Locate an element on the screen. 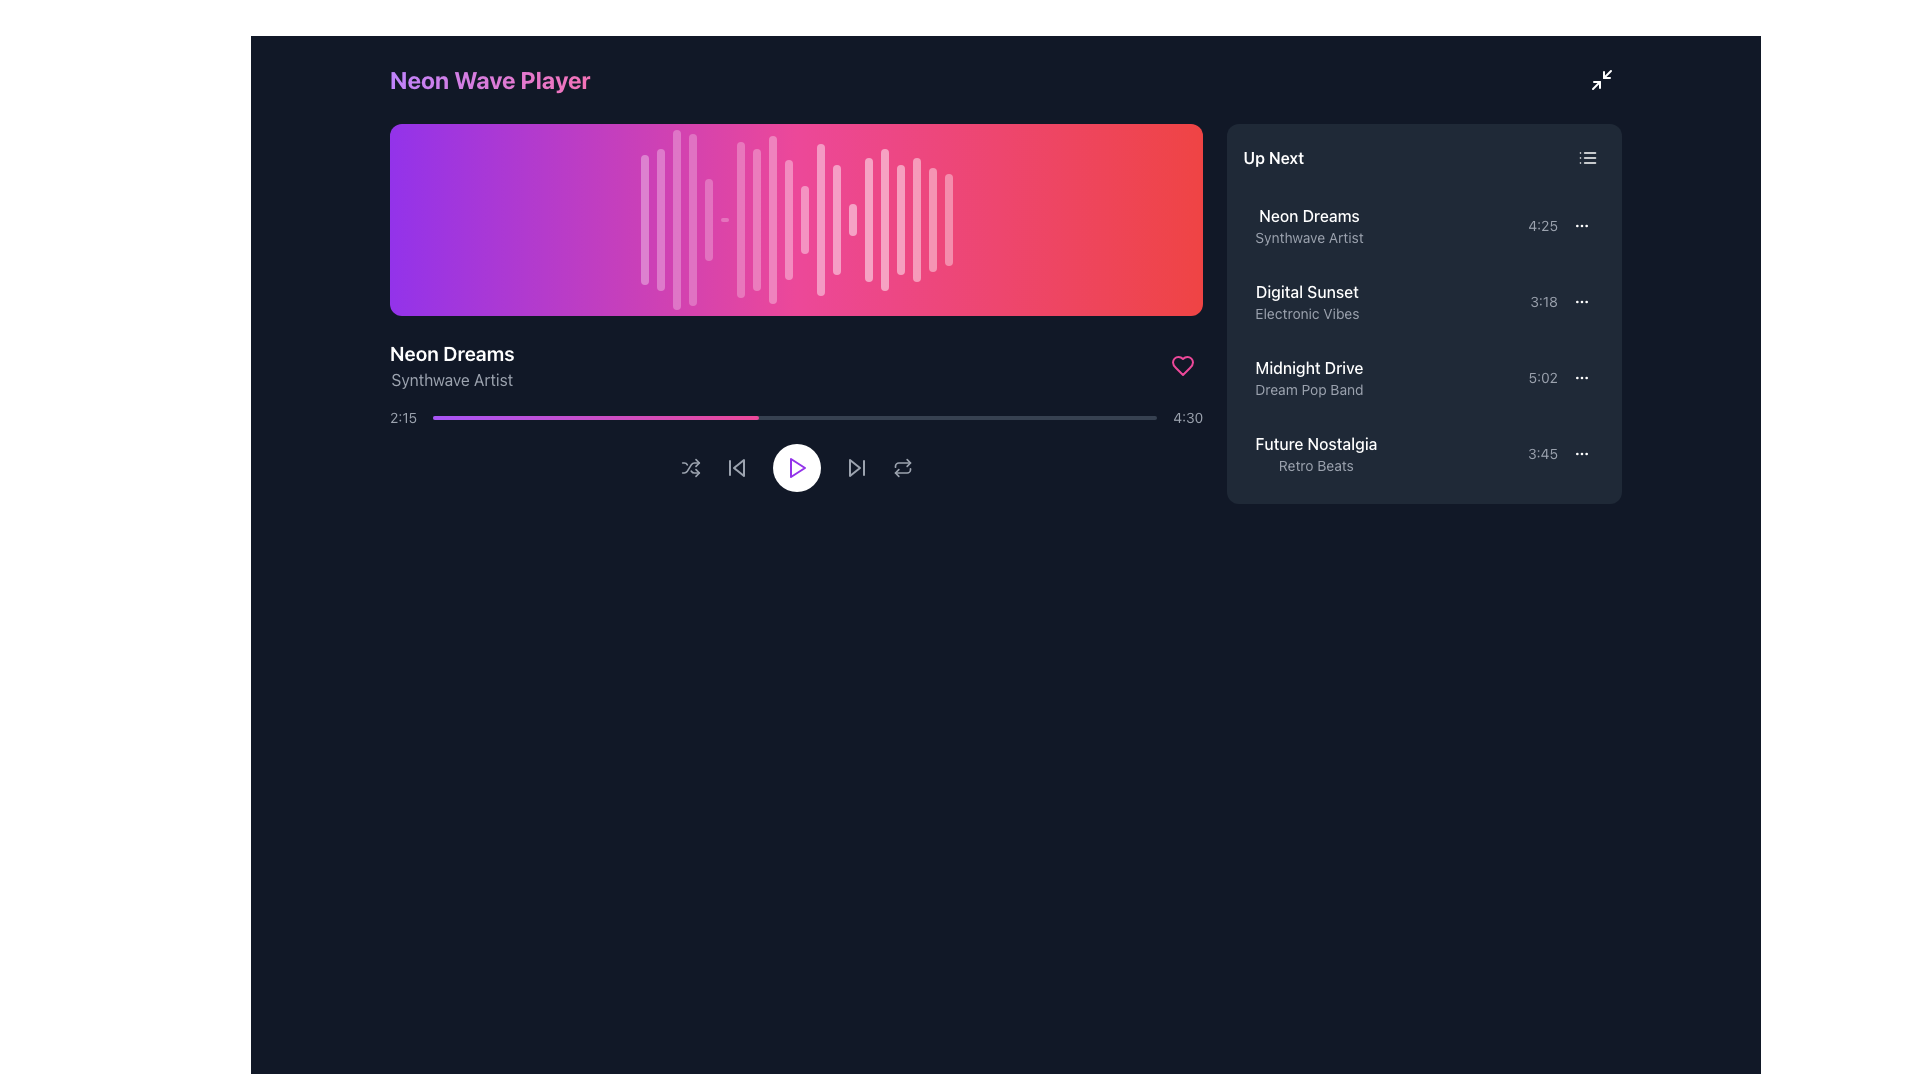 This screenshot has height=1080, width=1920. the Text label displaying the duration of the 'Future Nostalgia' track in the 'Up Next' playlist, located towards the right side of the item's row is located at coordinates (1541, 454).